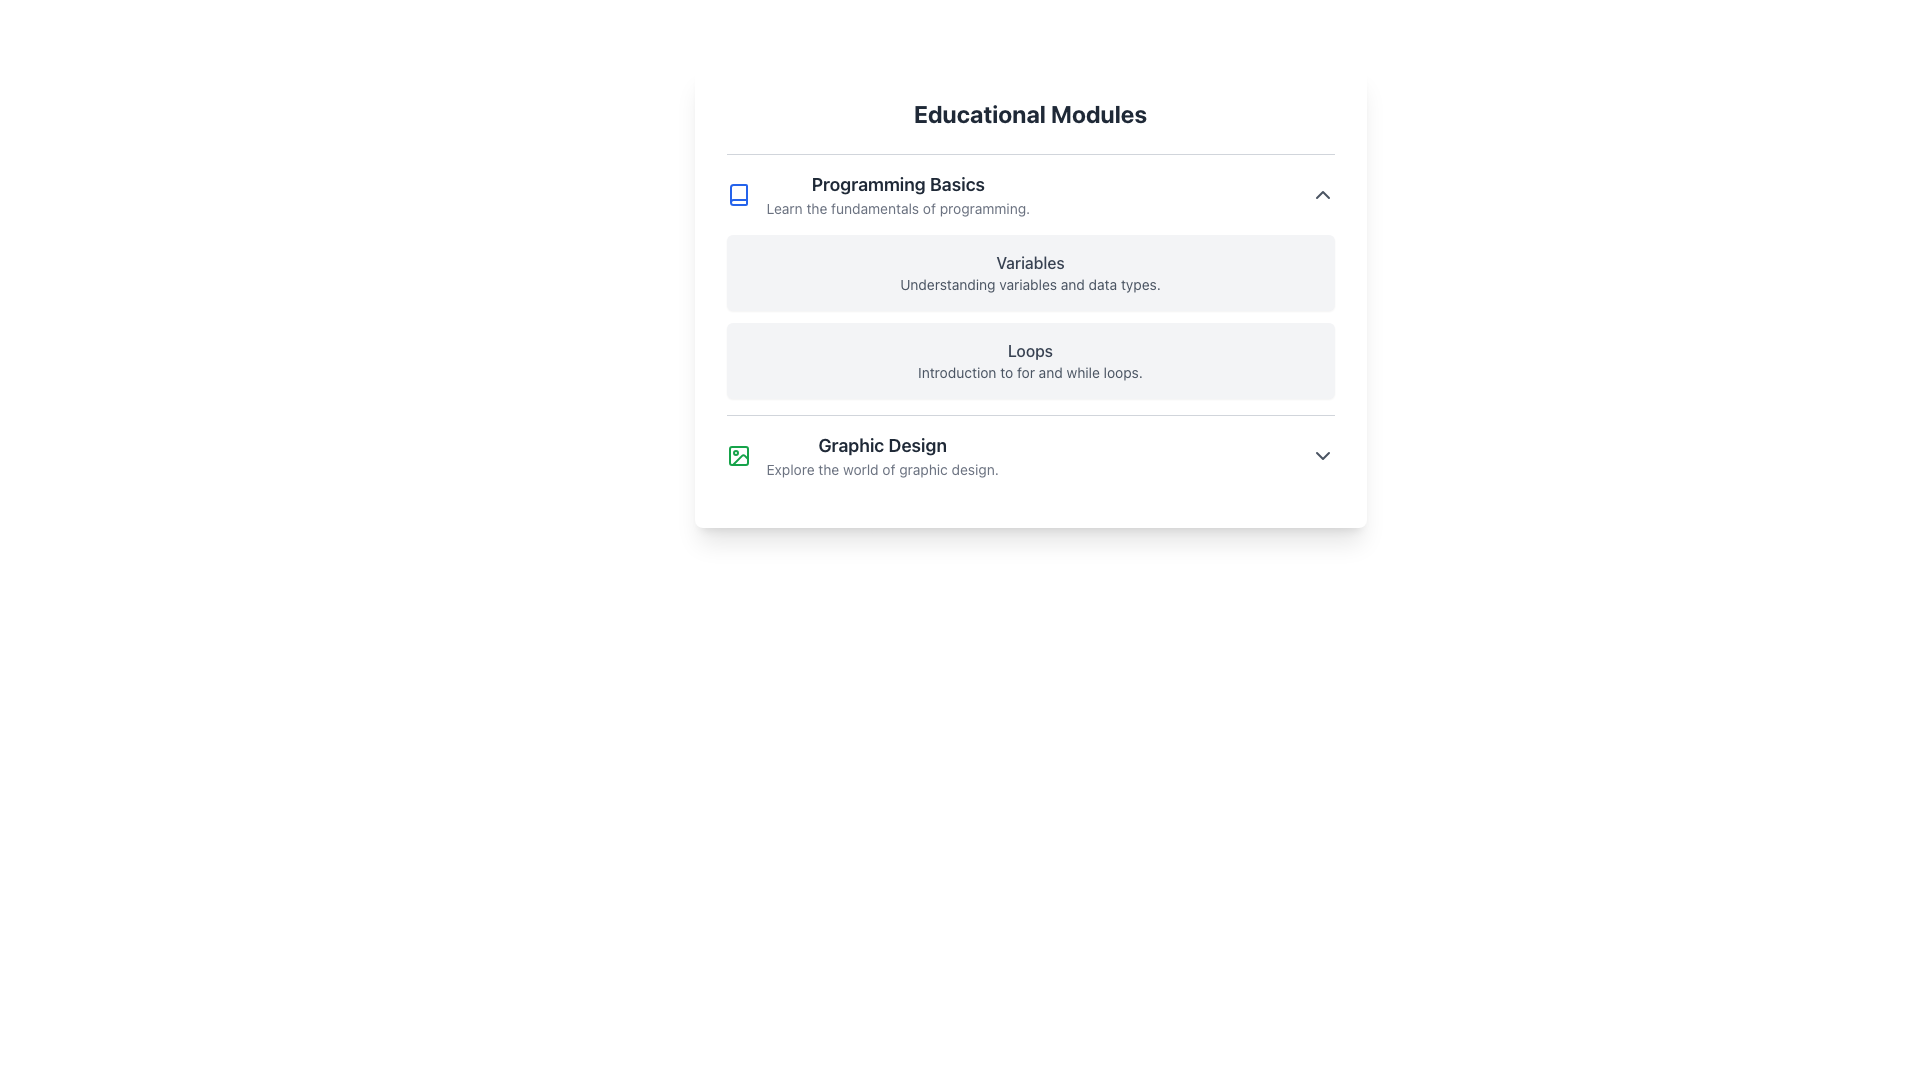 Image resolution: width=1920 pixels, height=1080 pixels. Describe the element at coordinates (737, 195) in the screenshot. I see `the small blue book icon with a hollow graphical style, located at the far left of the 'Programming Basics' section, aligned with the header text` at that location.